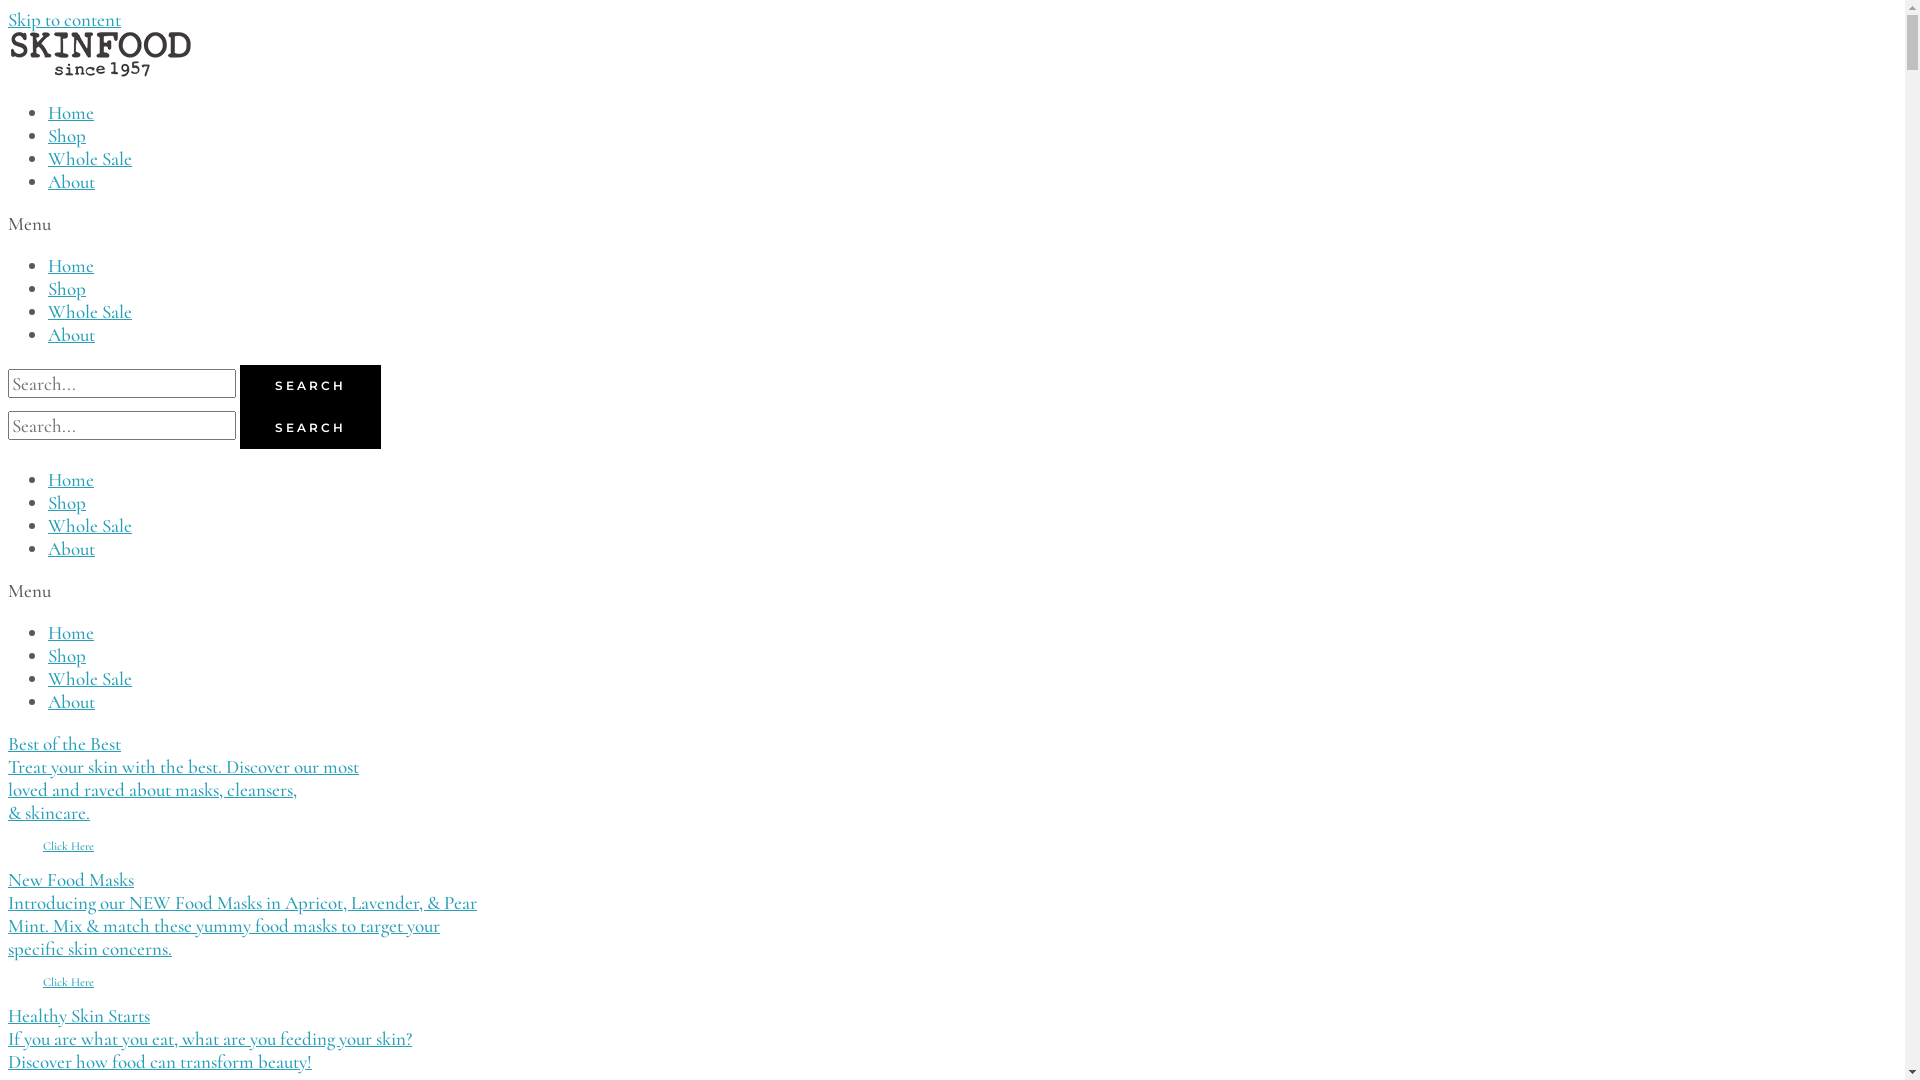 The image size is (1920, 1080). Describe the element at coordinates (89, 677) in the screenshot. I see `'Whole Sale'` at that location.